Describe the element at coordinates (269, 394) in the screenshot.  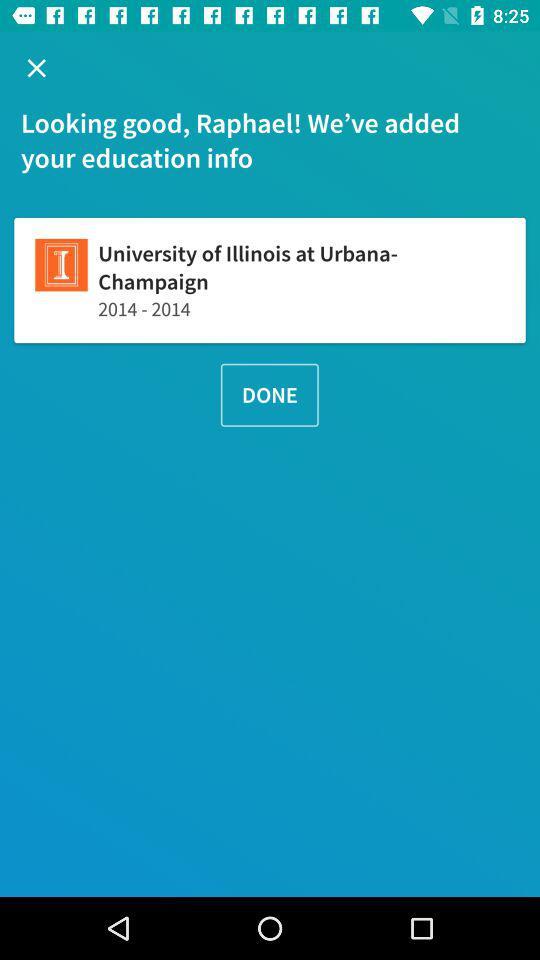
I see `item below 2014 - 2014 icon` at that location.